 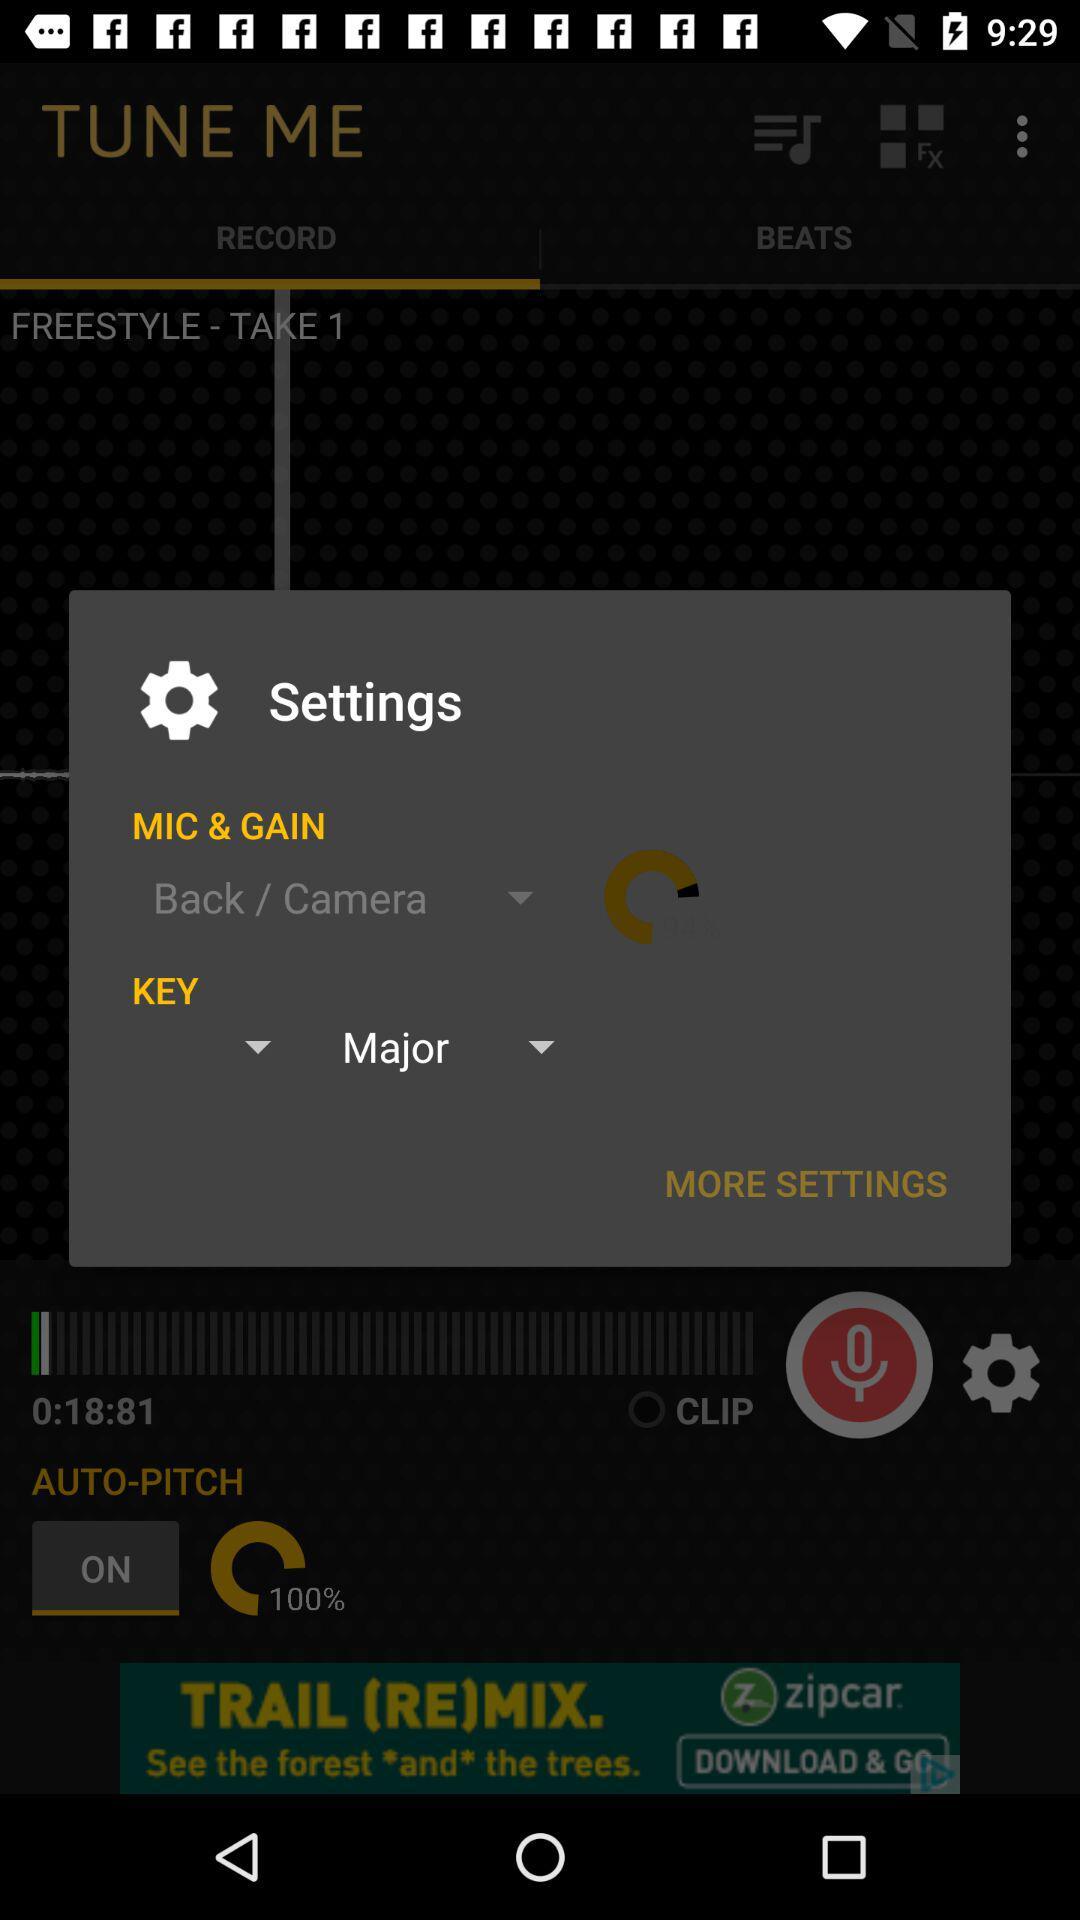 I want to click on the on, so click(x=110, y=1567).